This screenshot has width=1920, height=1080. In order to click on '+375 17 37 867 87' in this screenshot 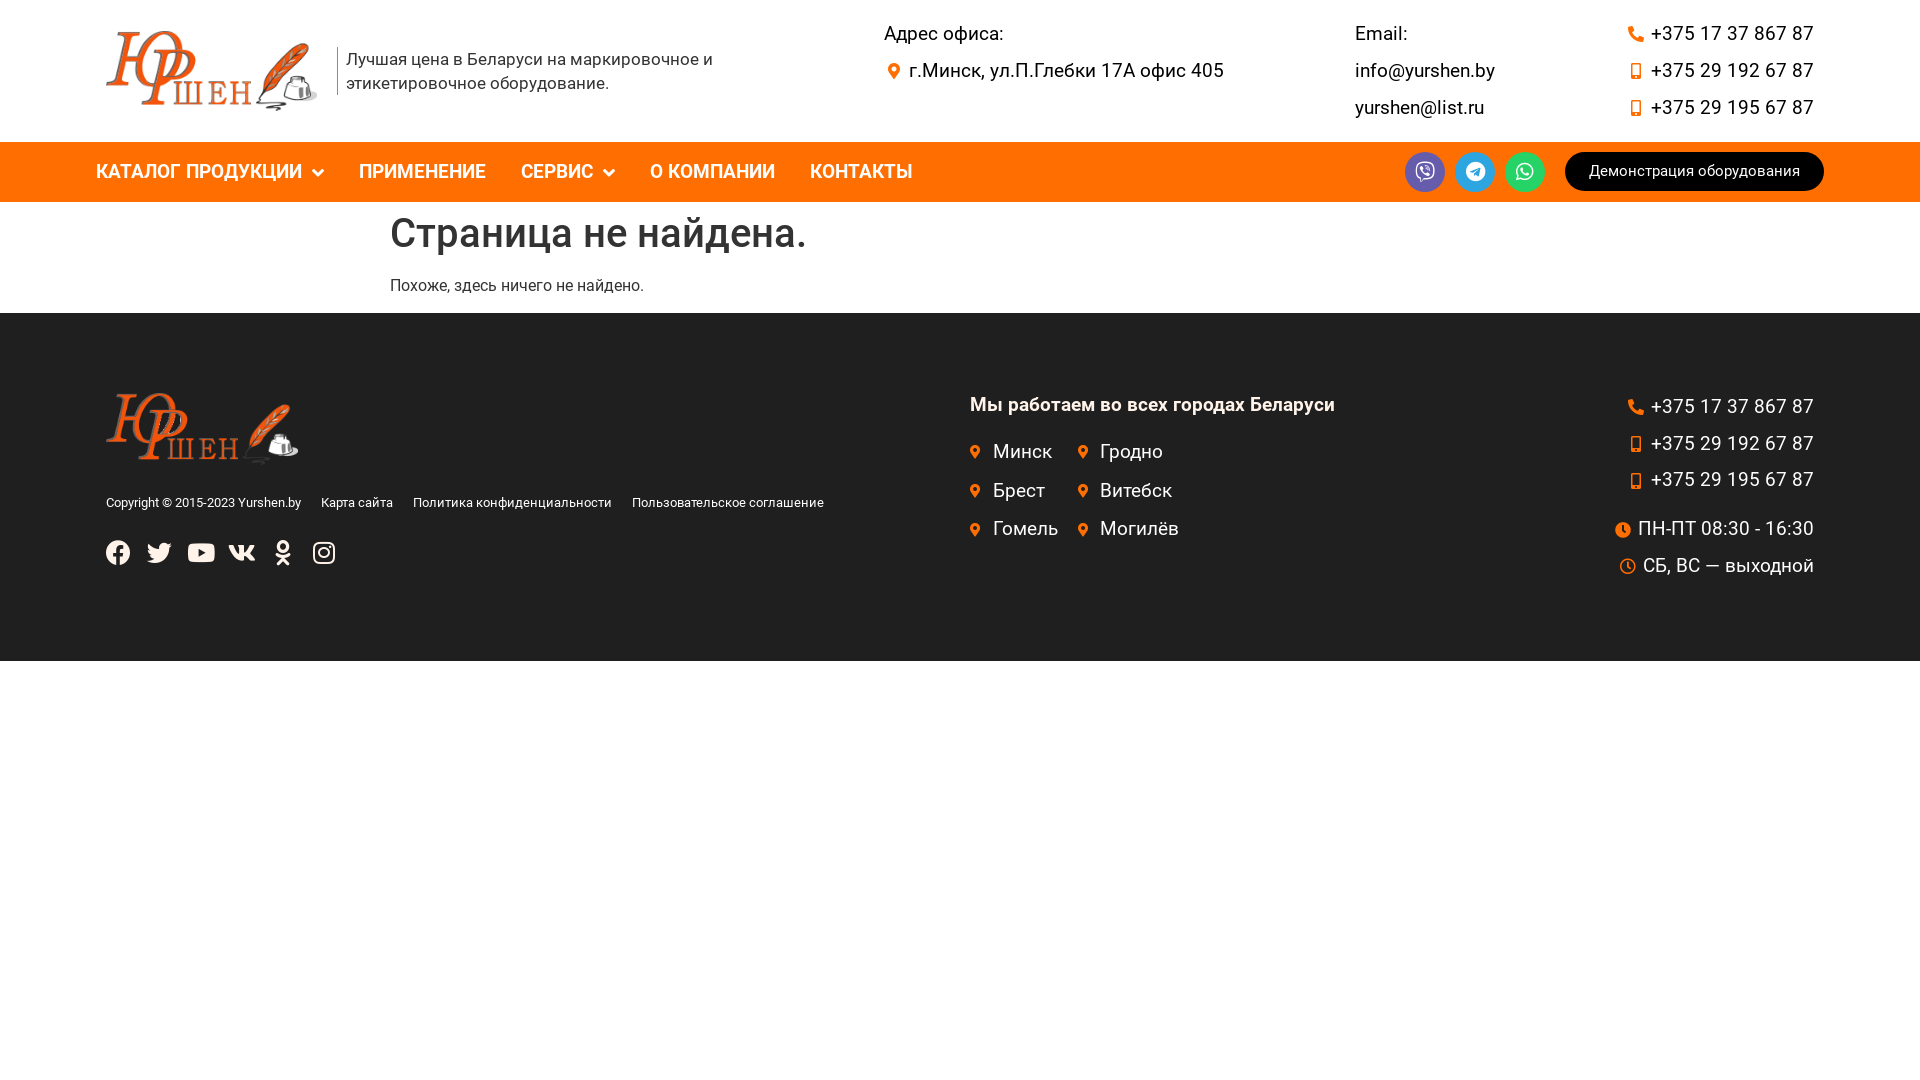, I will do `click(1718, 34)`.